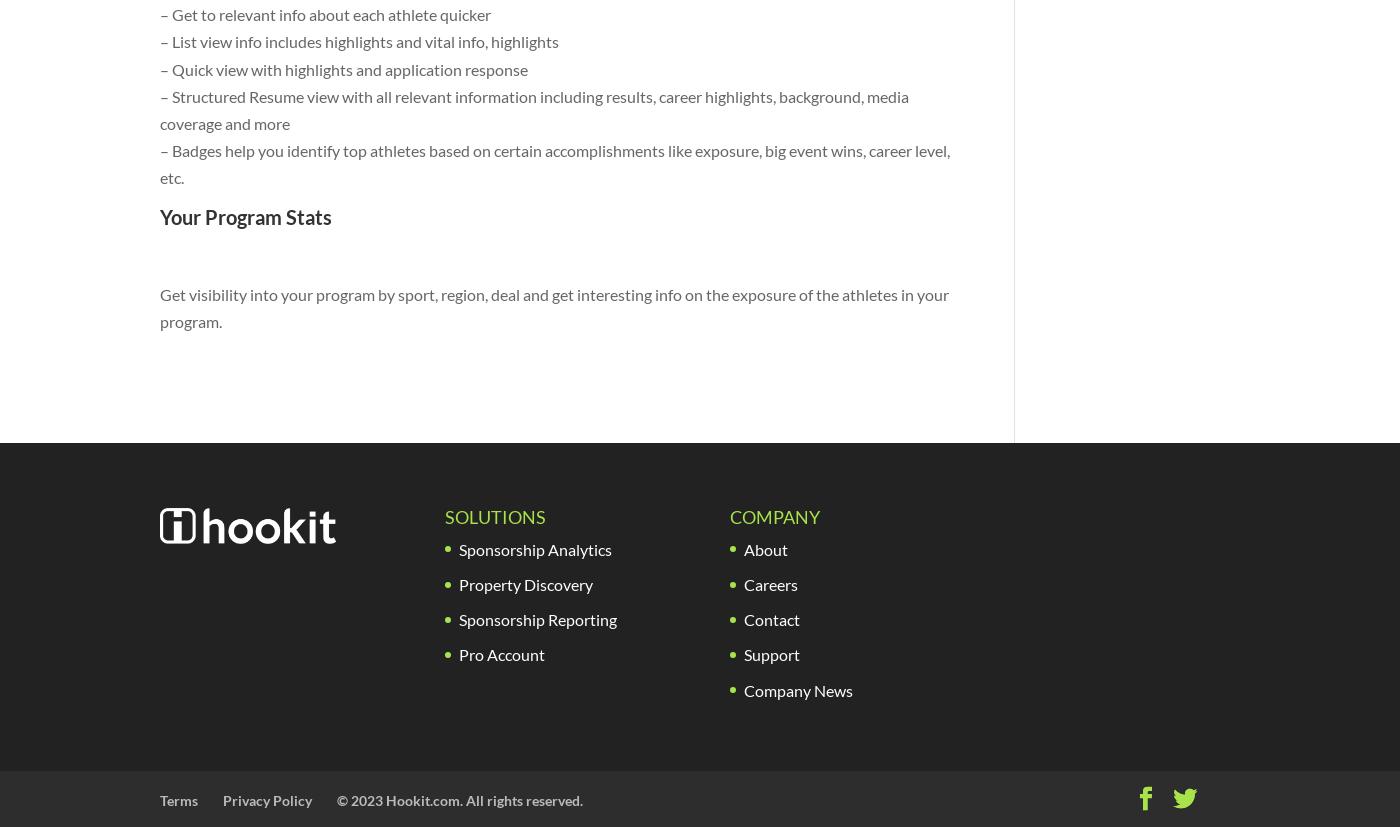  What do you see at coordinates (456, 583) in the screenshot?
I see `'Property Discovery'` at bounding box center [456, 583].